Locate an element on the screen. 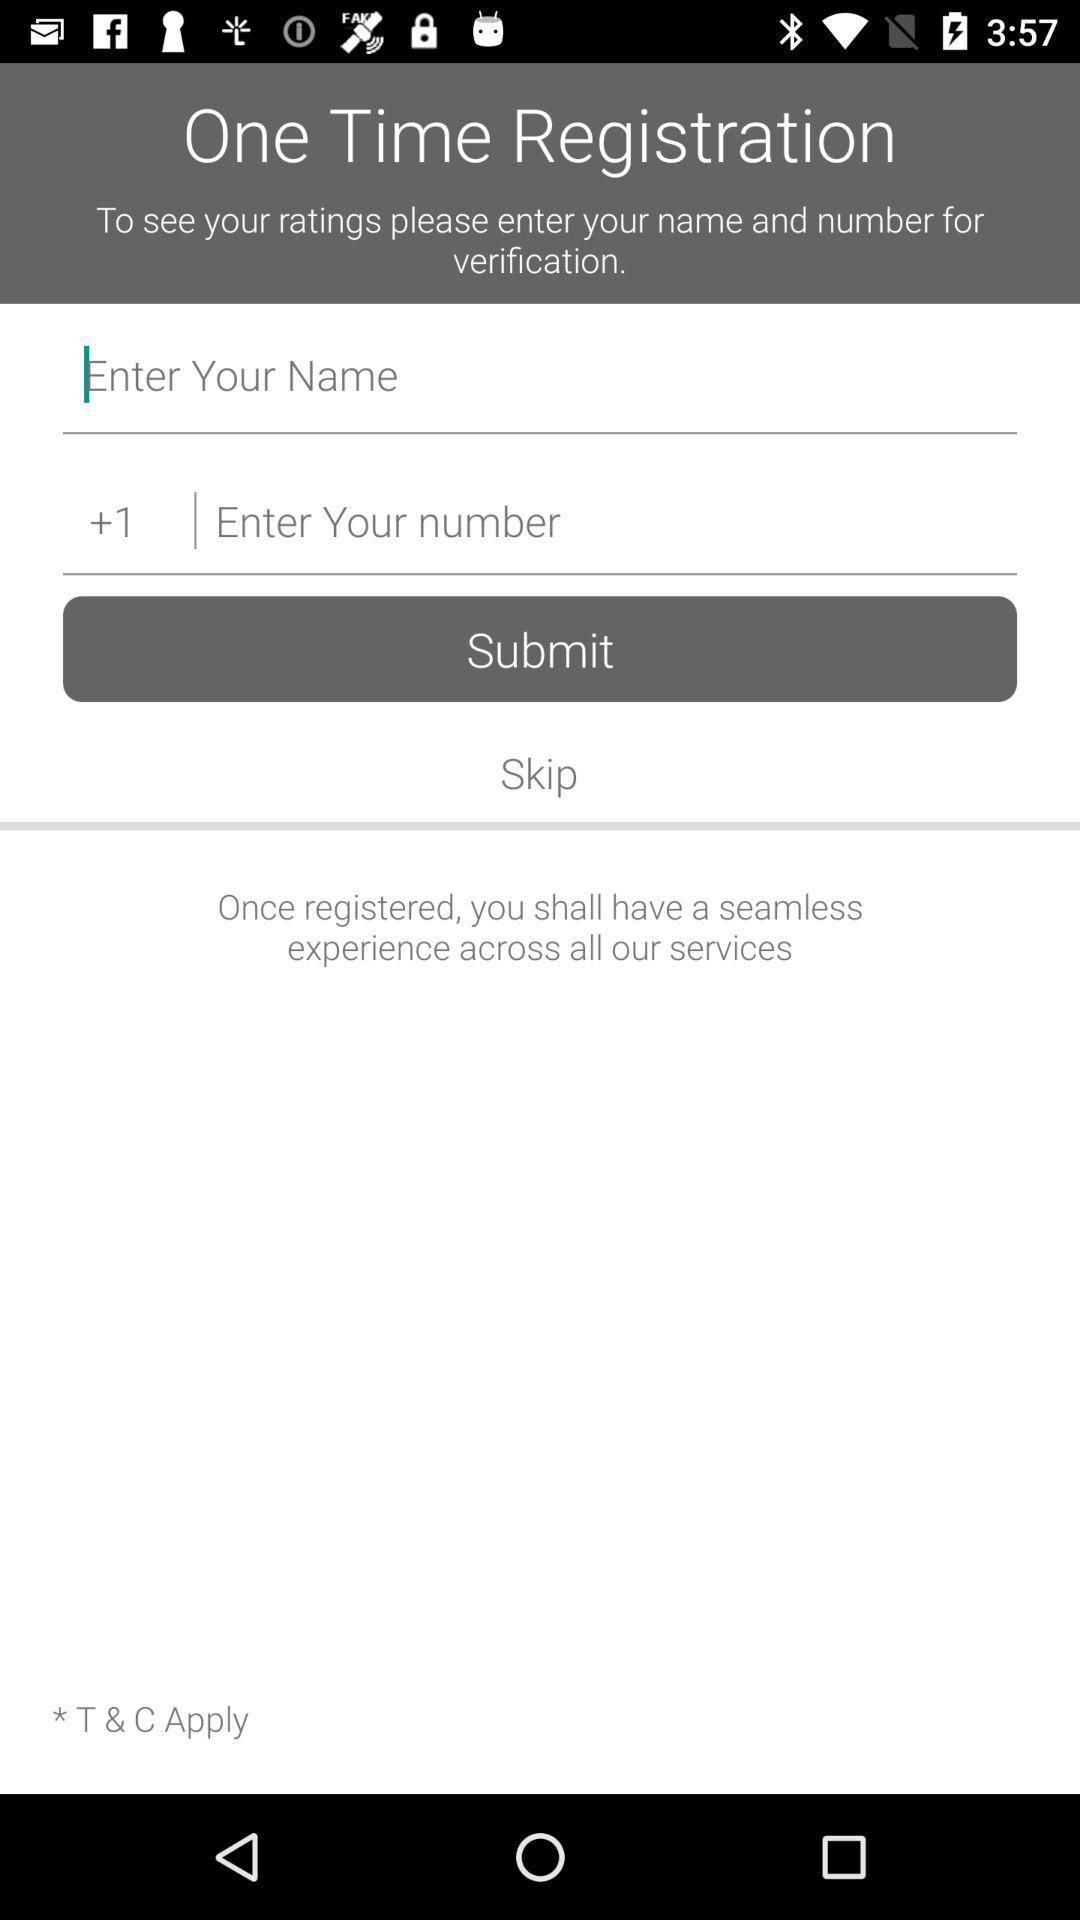 Image resolution: width=1080 pixels, height=1920 pixels. submit is located at coordinates (540, 649).